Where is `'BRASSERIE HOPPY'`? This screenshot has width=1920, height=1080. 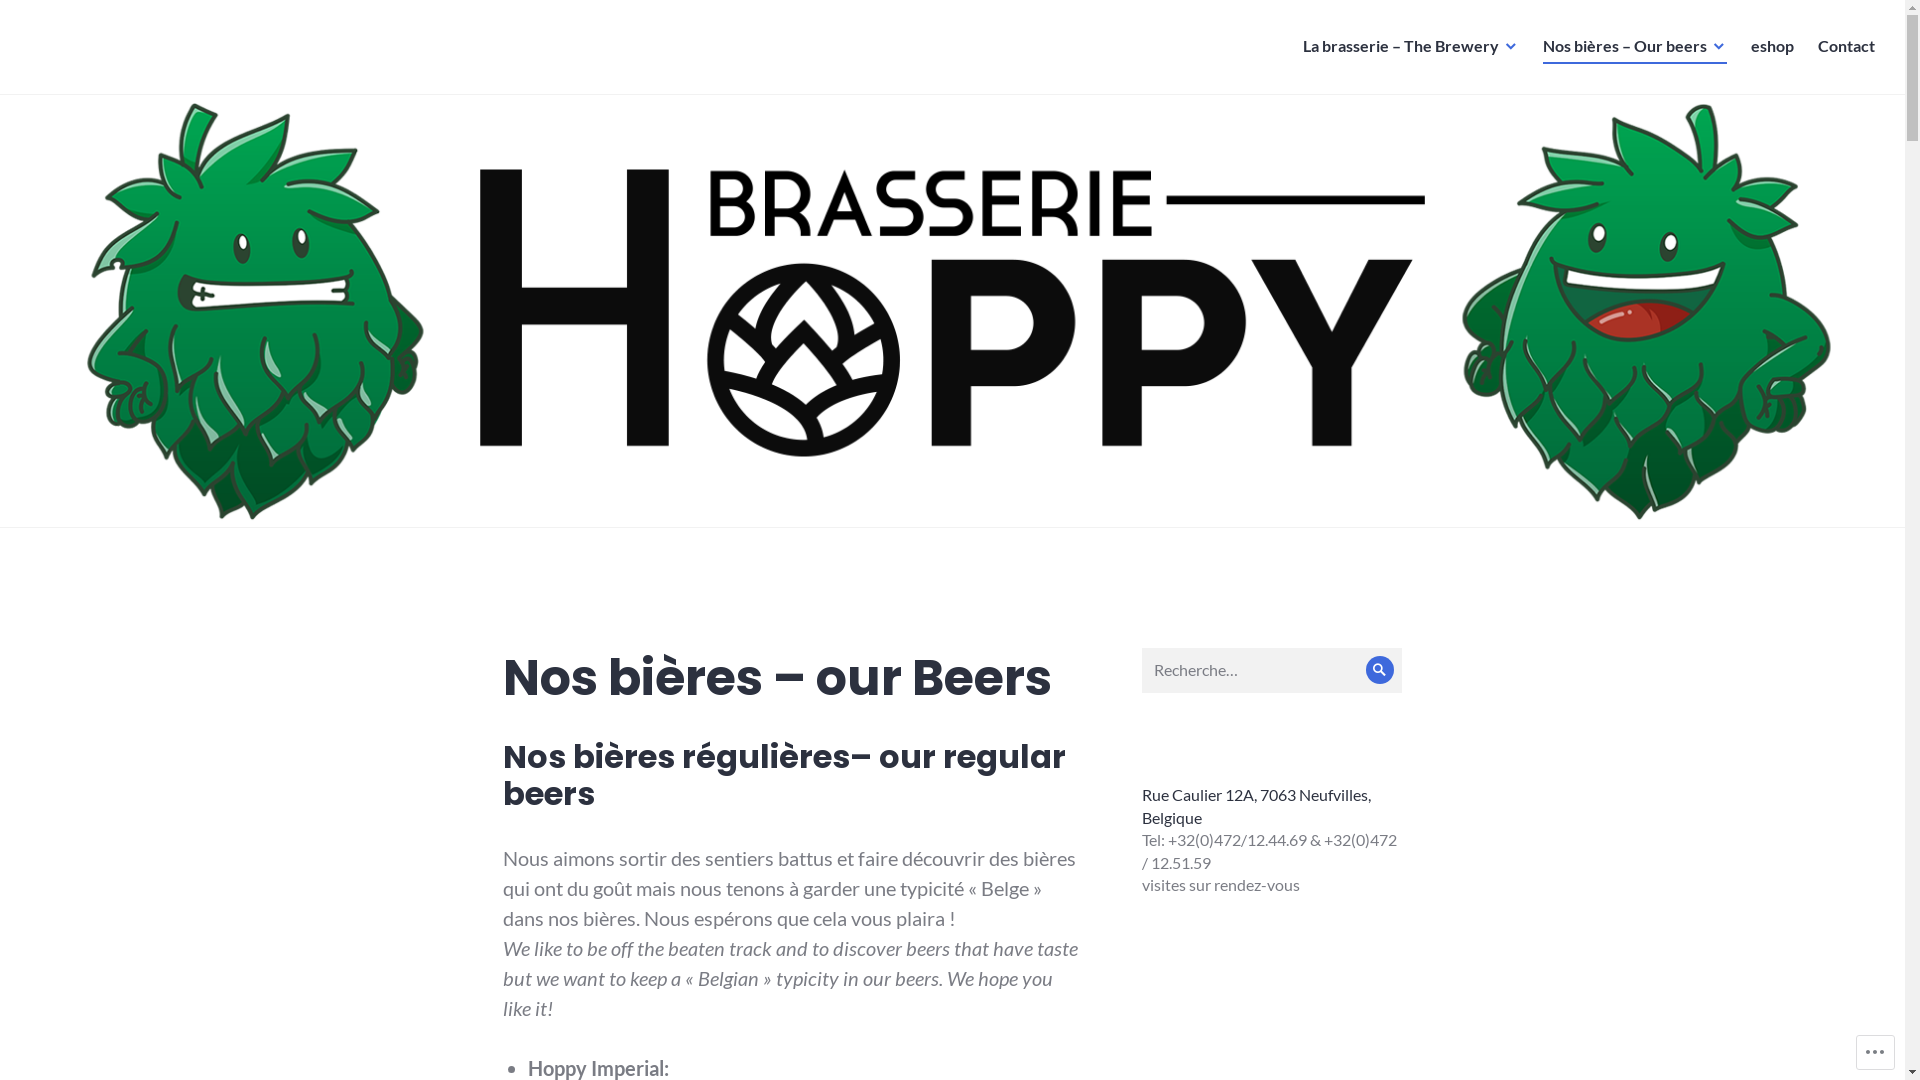
'BRASSERIE HOPPY' is located at coordinates (142, 60).